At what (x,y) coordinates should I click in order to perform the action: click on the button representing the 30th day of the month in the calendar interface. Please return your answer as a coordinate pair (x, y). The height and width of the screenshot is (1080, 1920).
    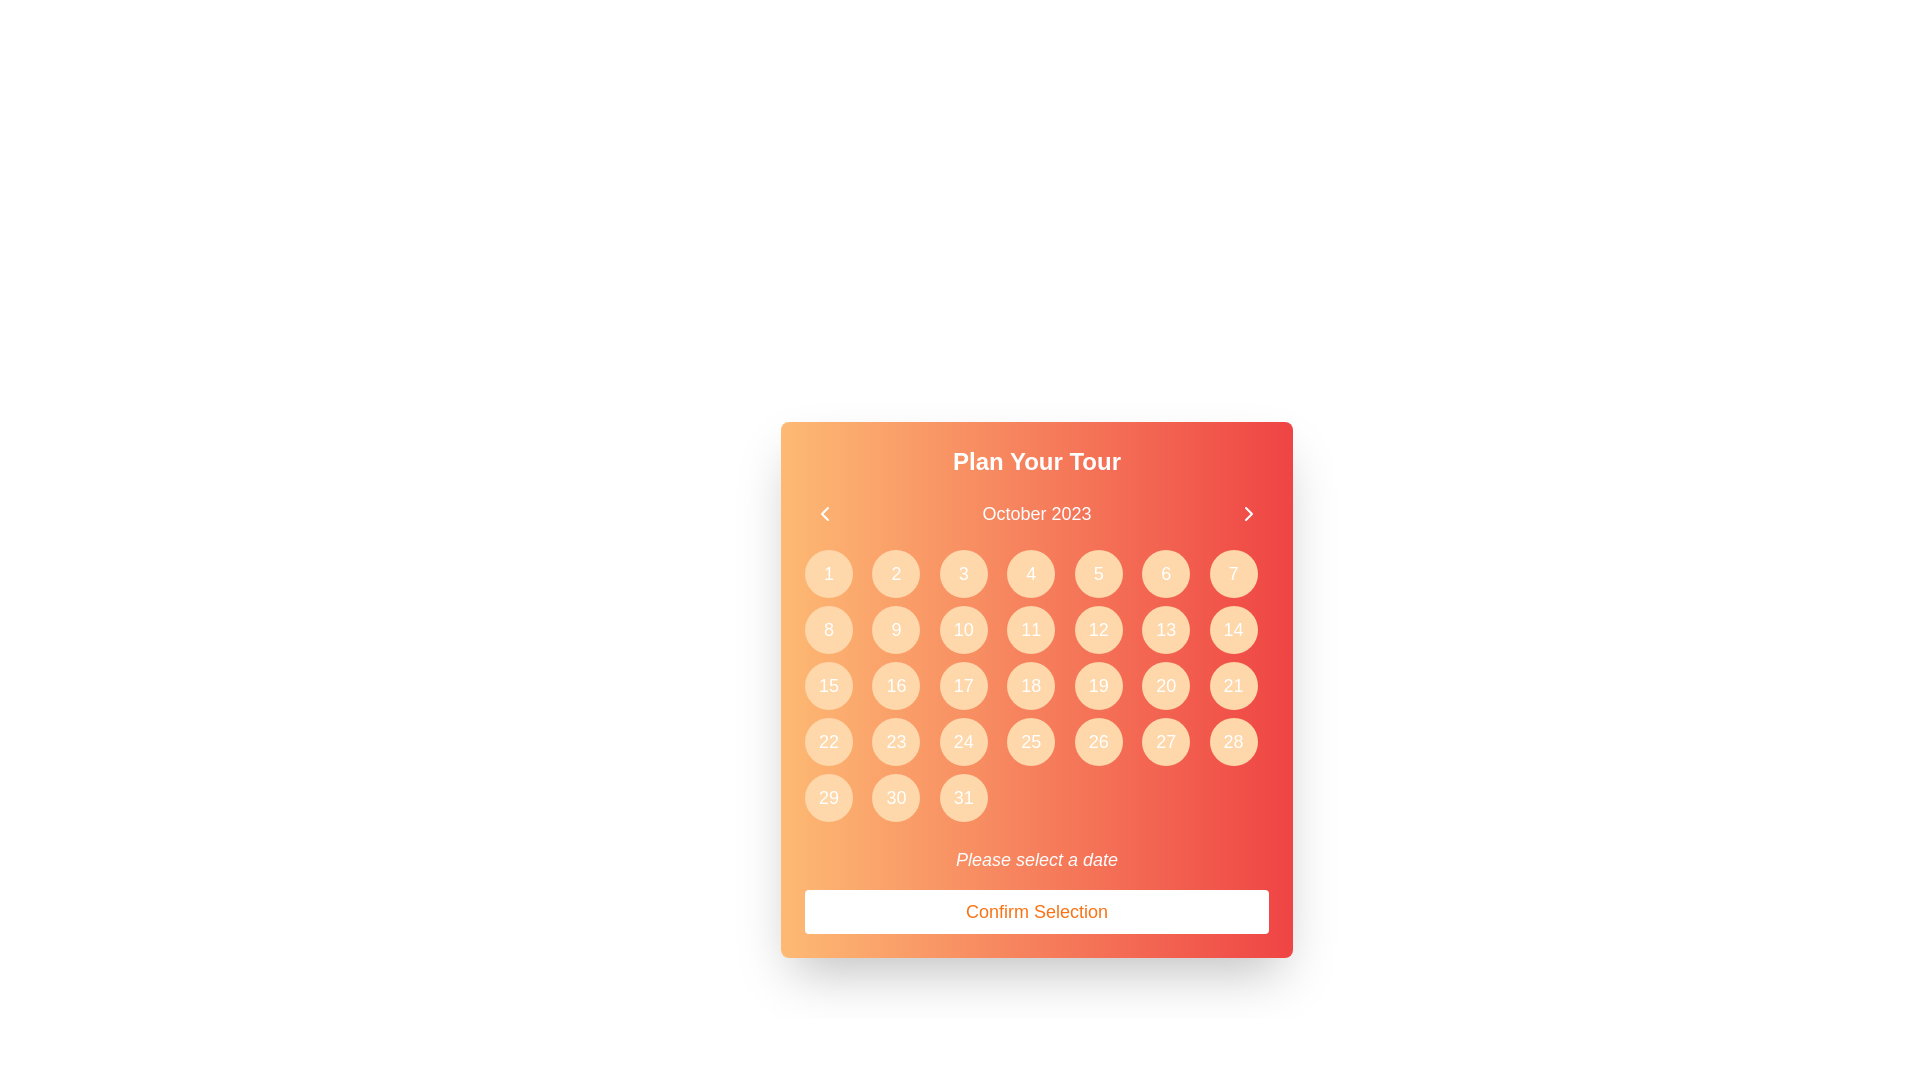
    Looking at the image, I should click on (895, 797).